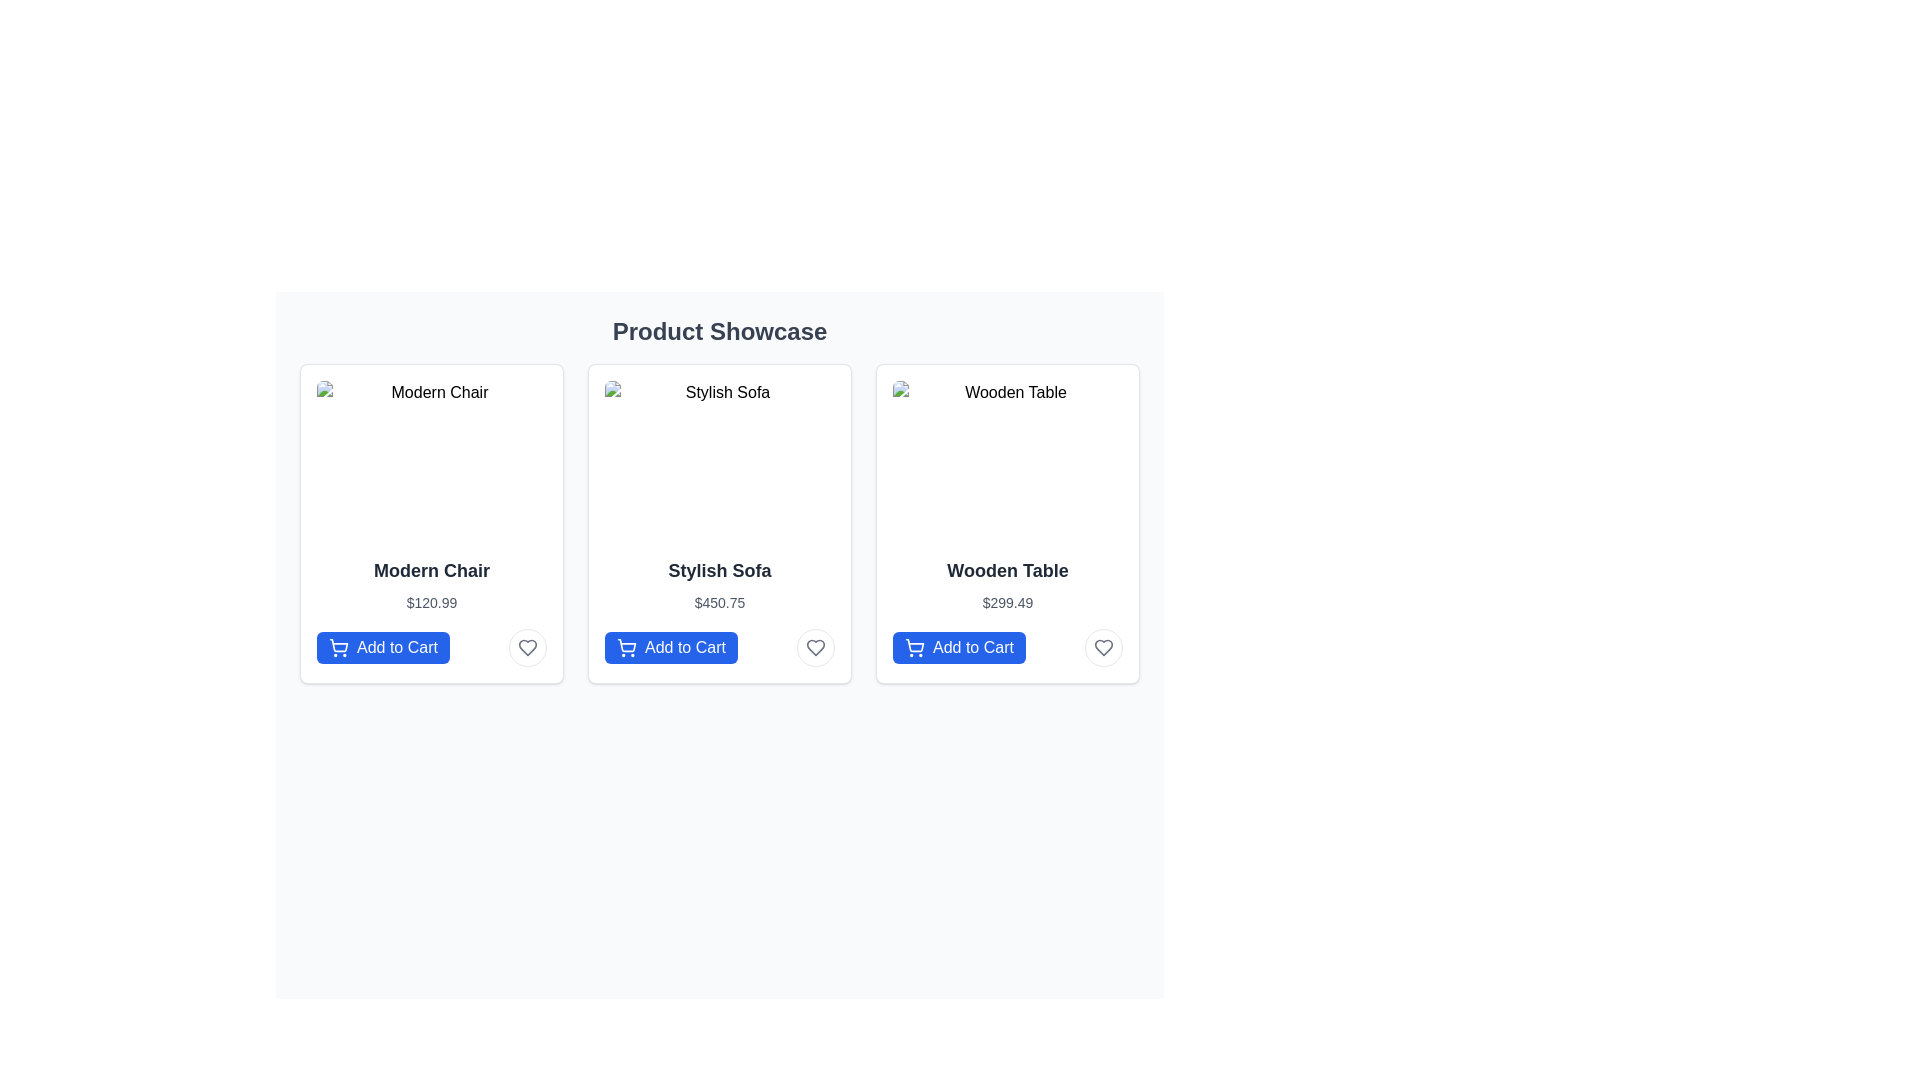 This screenshot has height=1080, width=1920. What do you see at coordinates (339, 648) in the screenshot?
I see `the 'Add to Cart' button located at the bottom section of the card for the 'Modern Chair' product, which features an icon representing the cart action` at bounding box center [339, 648].